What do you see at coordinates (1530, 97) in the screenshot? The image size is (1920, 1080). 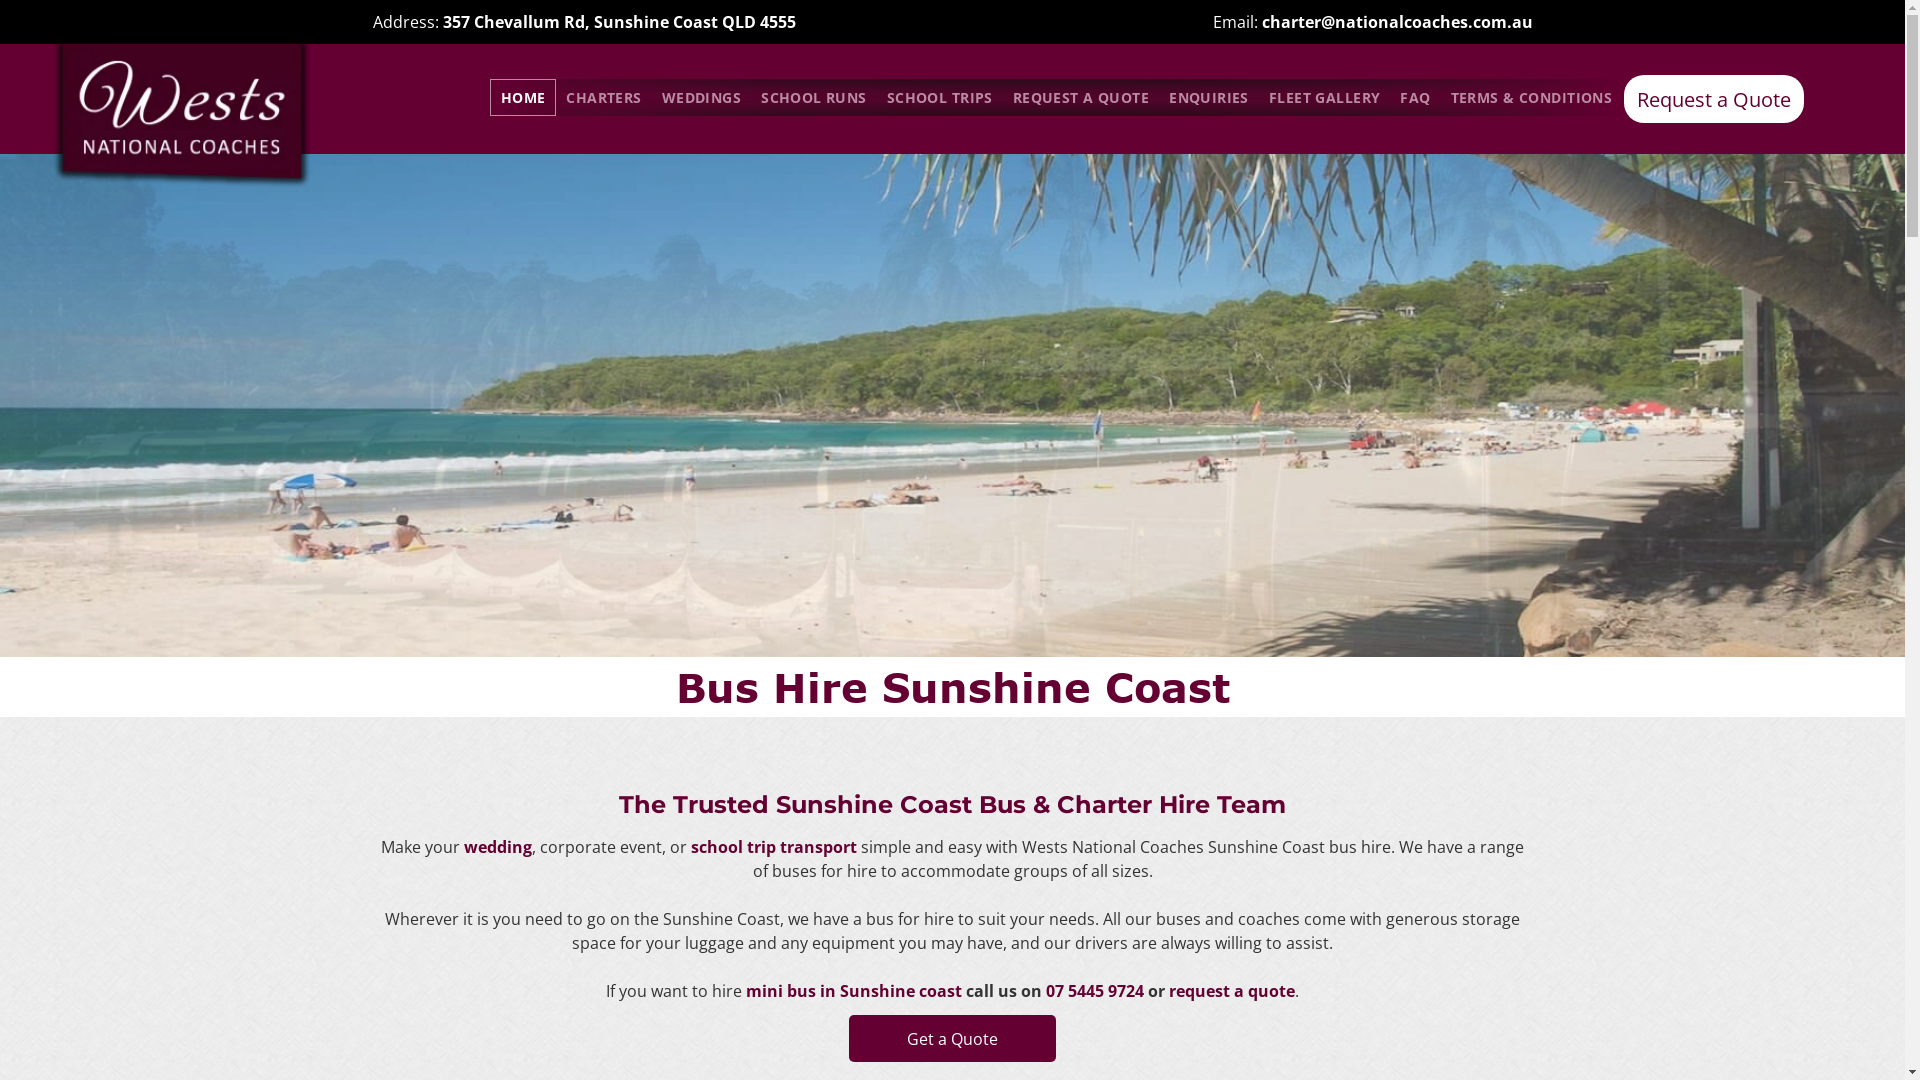 I see `'TERMS & CONDITIONS'` at bounding box center [1530, 97].